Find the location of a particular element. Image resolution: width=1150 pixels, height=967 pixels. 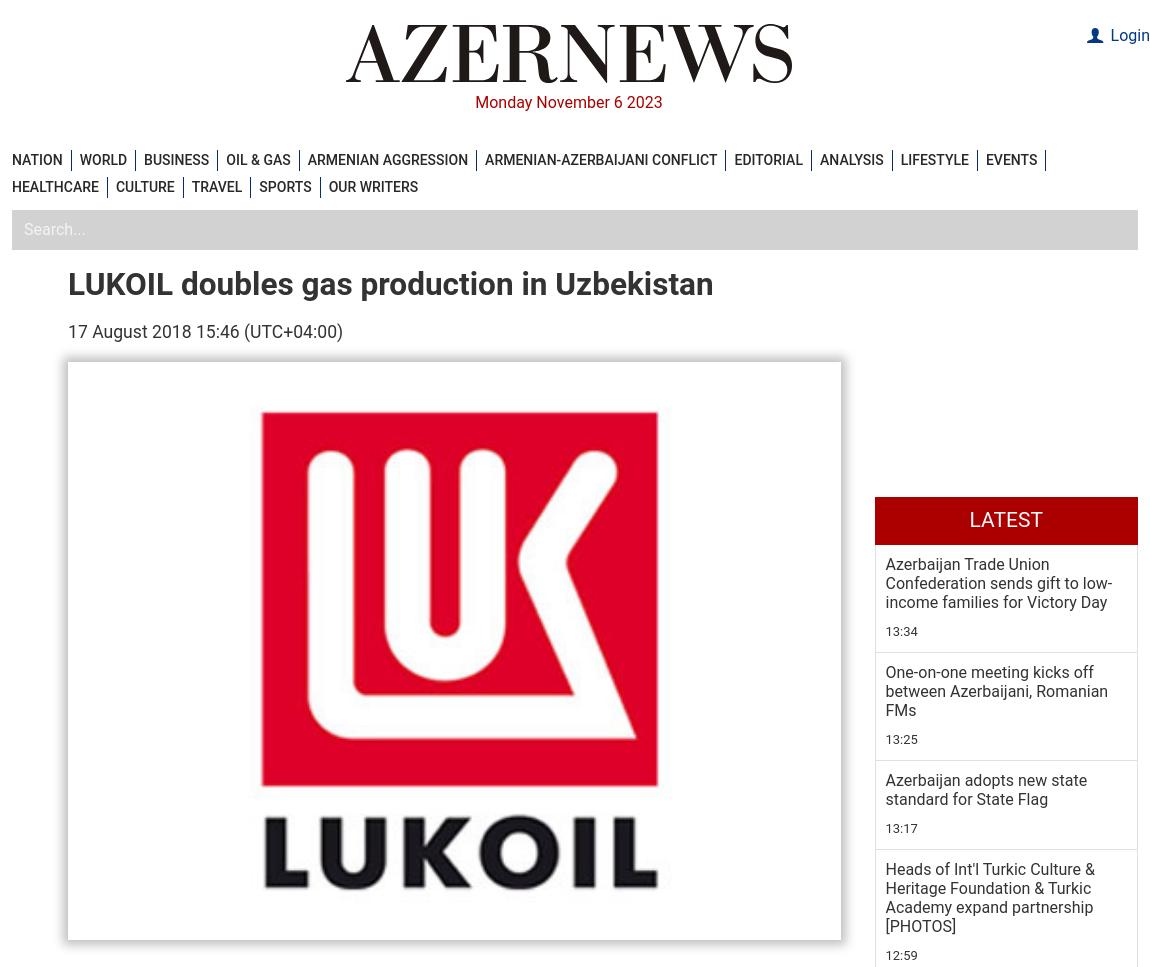

'5 November 22:00' is located at coordinates (885, 641).